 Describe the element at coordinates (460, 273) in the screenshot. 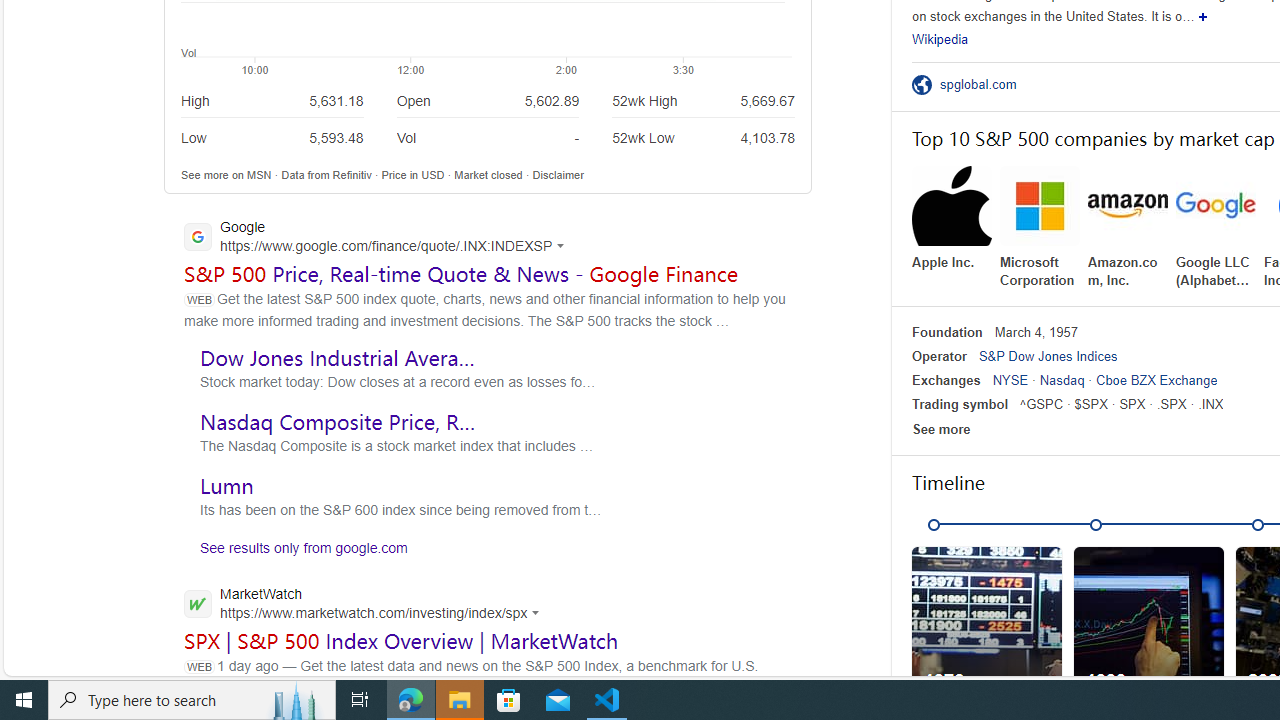

I see `'S&P 500 Price, Real-time Quote & News - Google Finance'` at that location.